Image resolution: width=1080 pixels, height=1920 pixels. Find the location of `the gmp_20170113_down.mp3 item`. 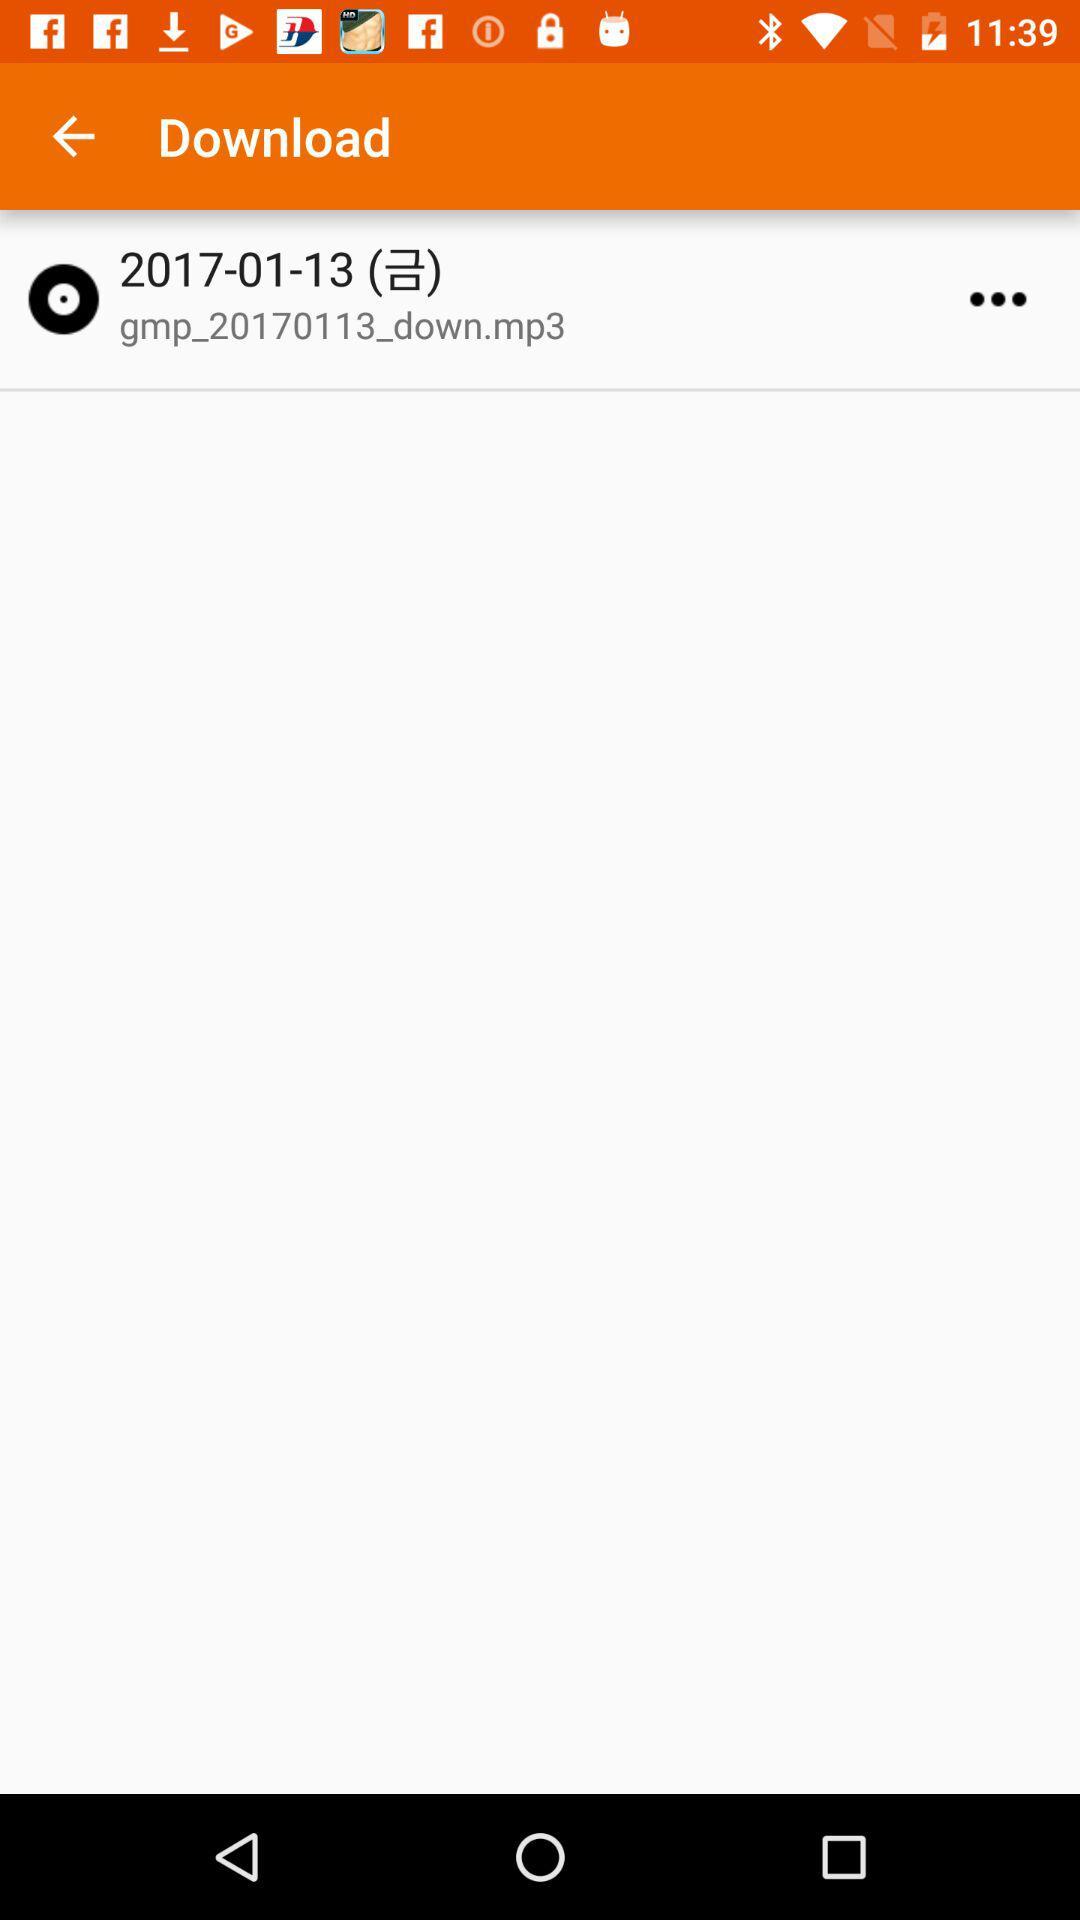

the gmp_20170113_down.mp3 item is located at coordinates (549, 324).